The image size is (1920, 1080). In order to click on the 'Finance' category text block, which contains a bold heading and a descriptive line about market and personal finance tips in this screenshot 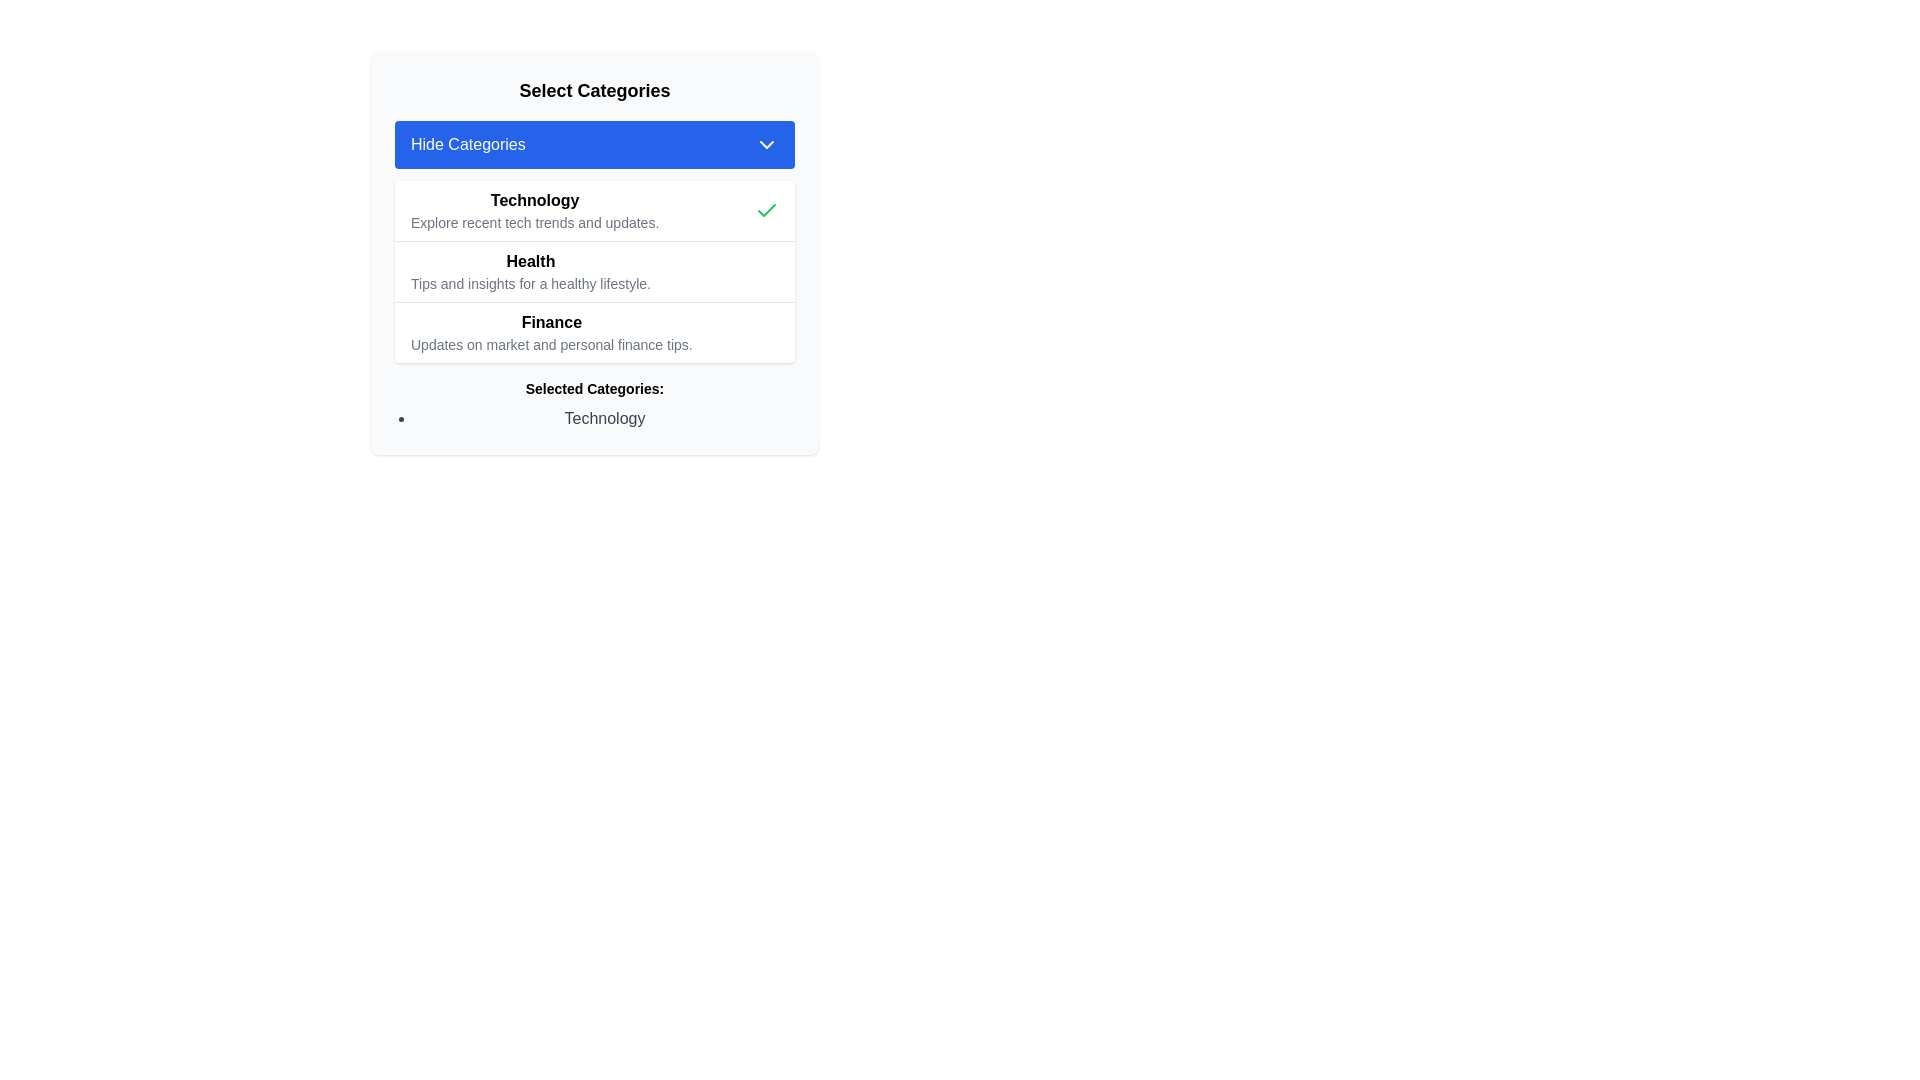, I will do `click(551, 331)`.